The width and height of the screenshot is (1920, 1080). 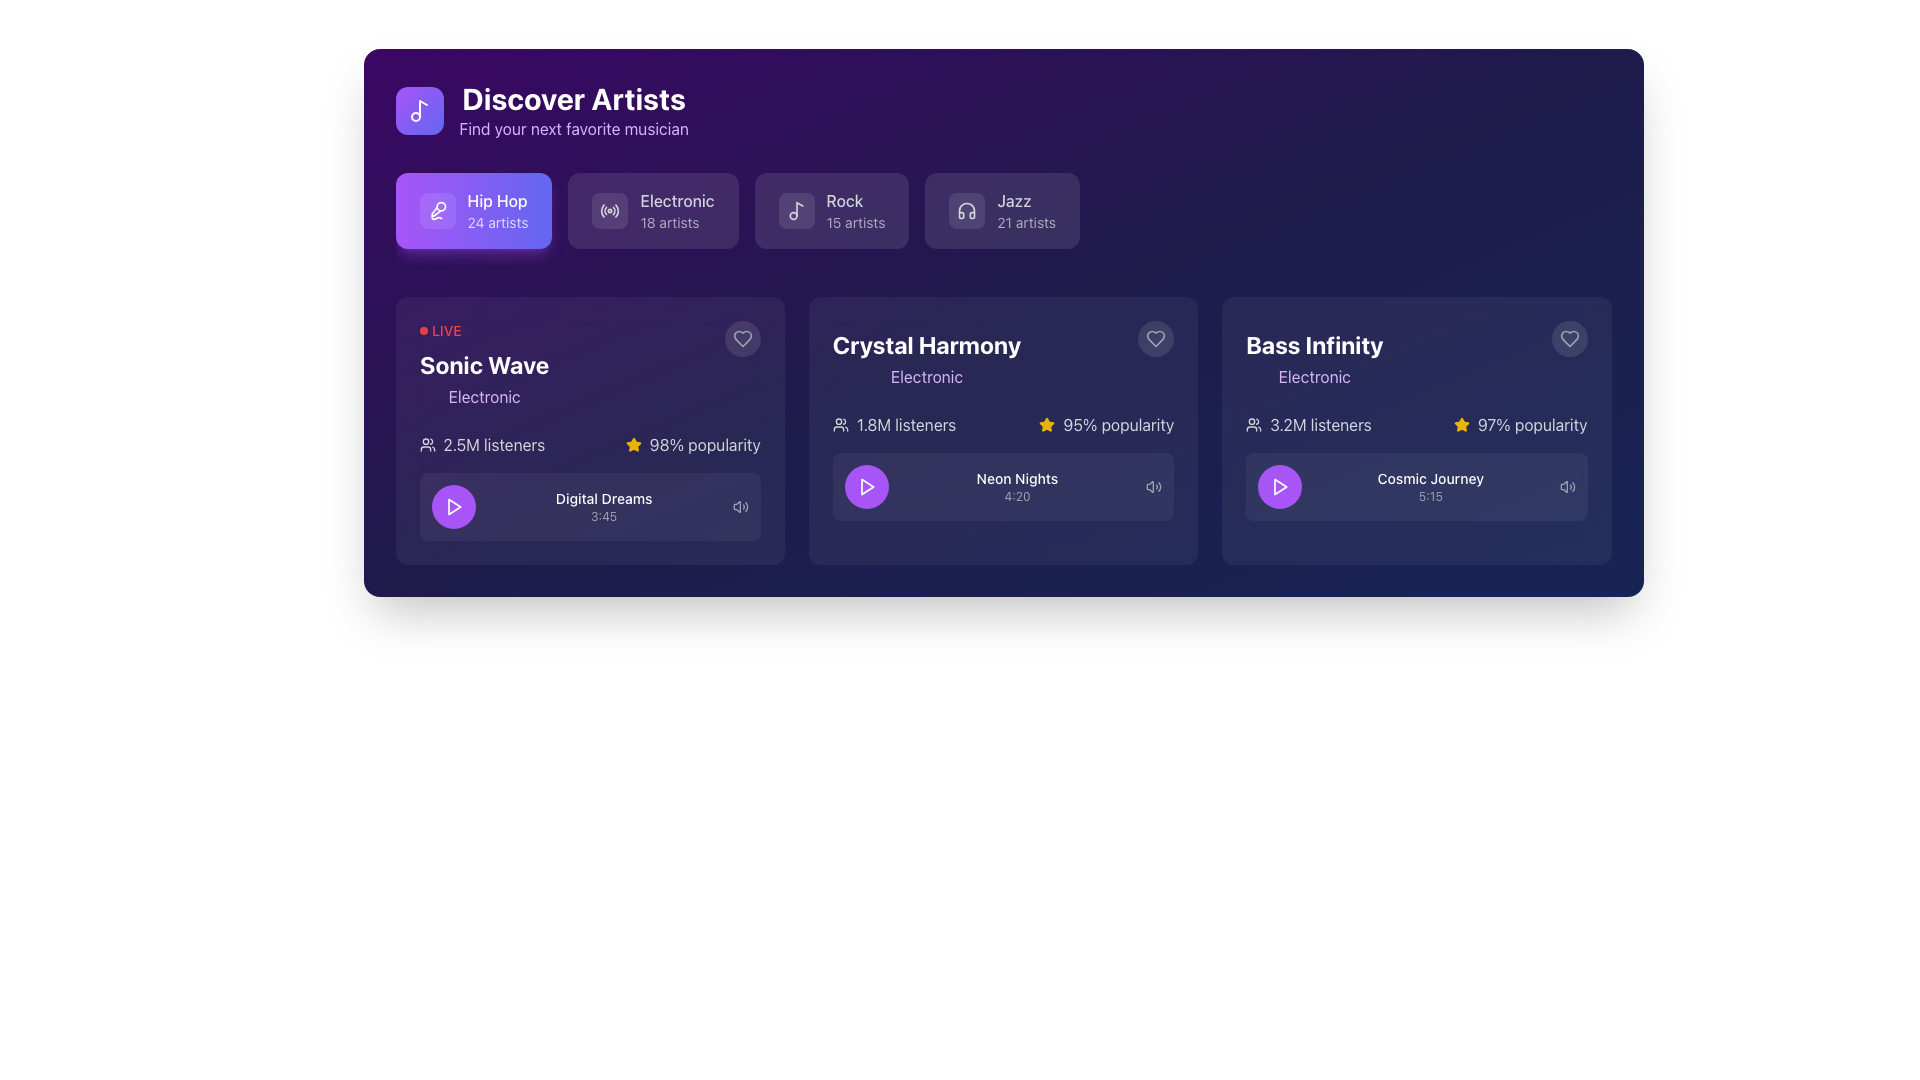 What do you see at coordinates (1002, 211) in the screenshot?
I see `the 'Jazz' category button` at bounding box center [1002, 211].